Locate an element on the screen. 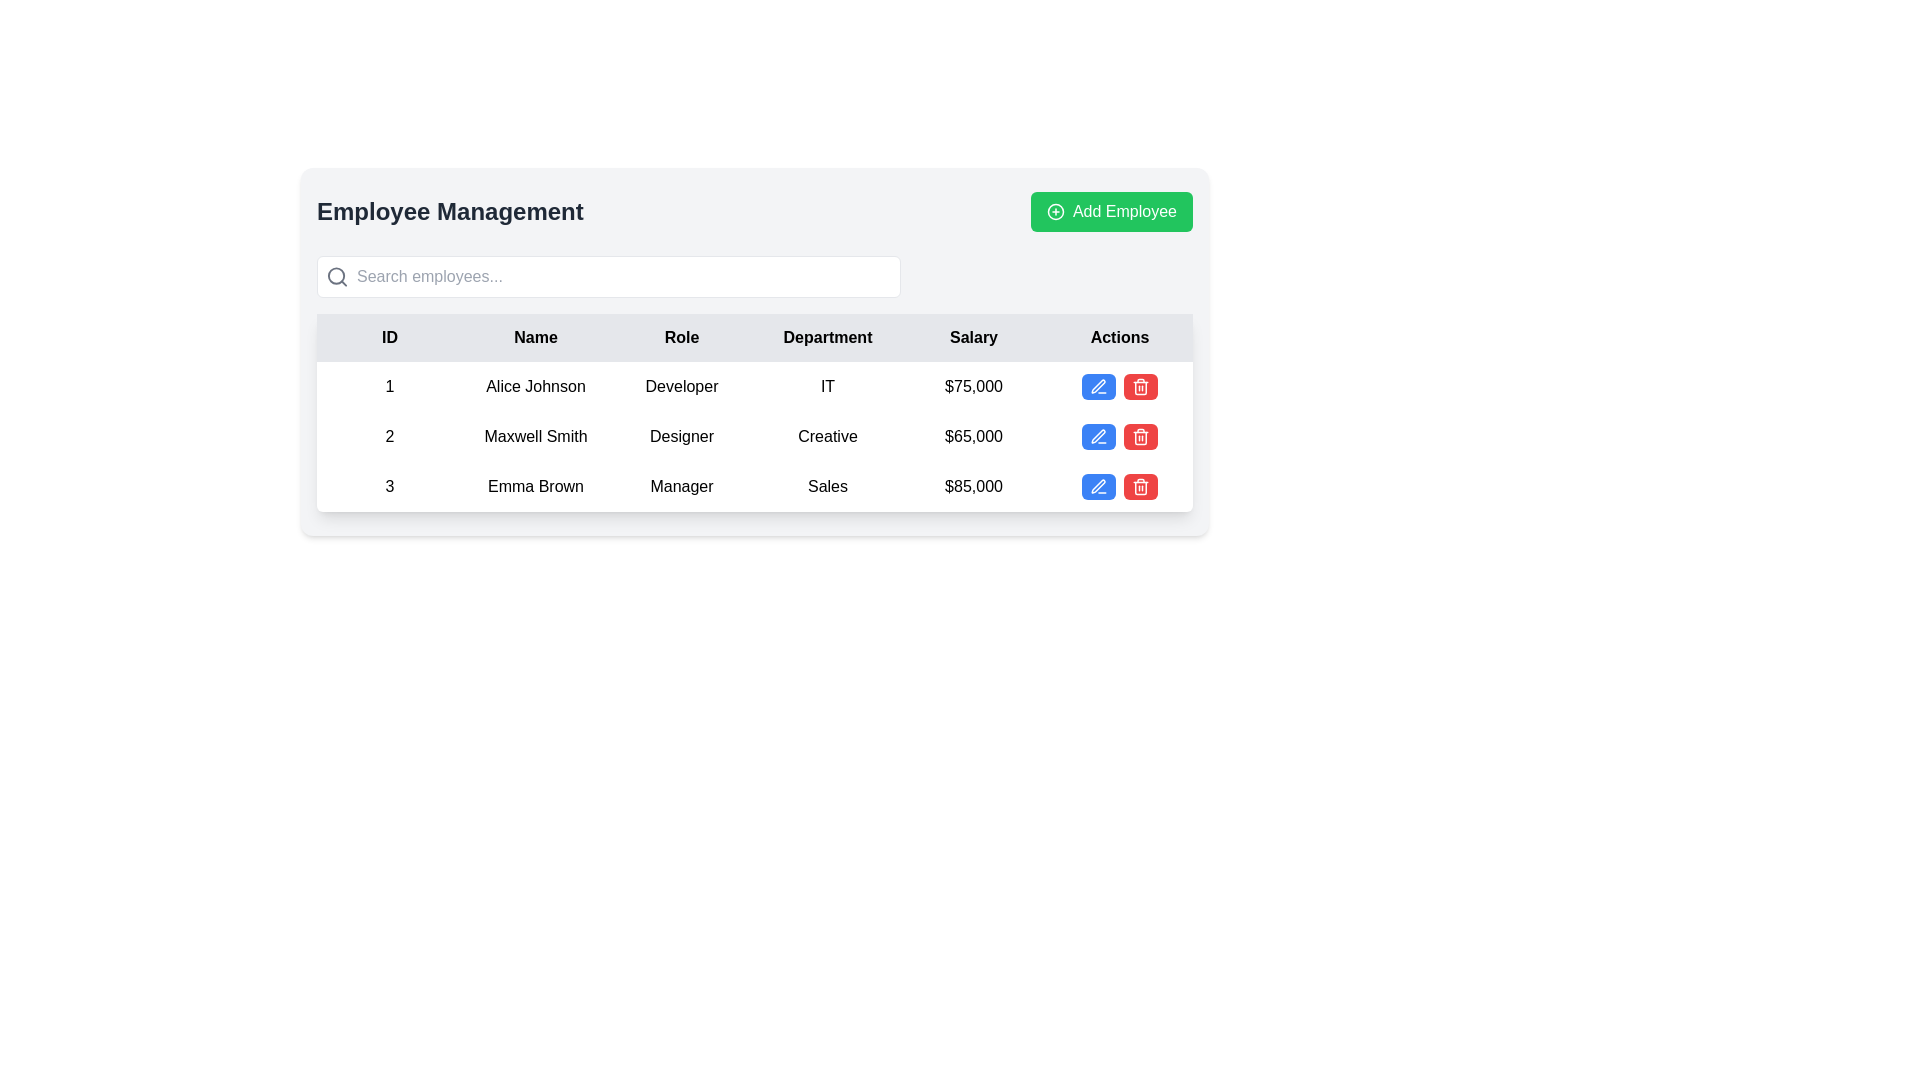 Image resolution: width=1920 pixels, height=1080 pixels. the text element displaying the name 'Maxwell Smith' in the second row of the table under the 'Name' column is located at coordinates (536, 435).